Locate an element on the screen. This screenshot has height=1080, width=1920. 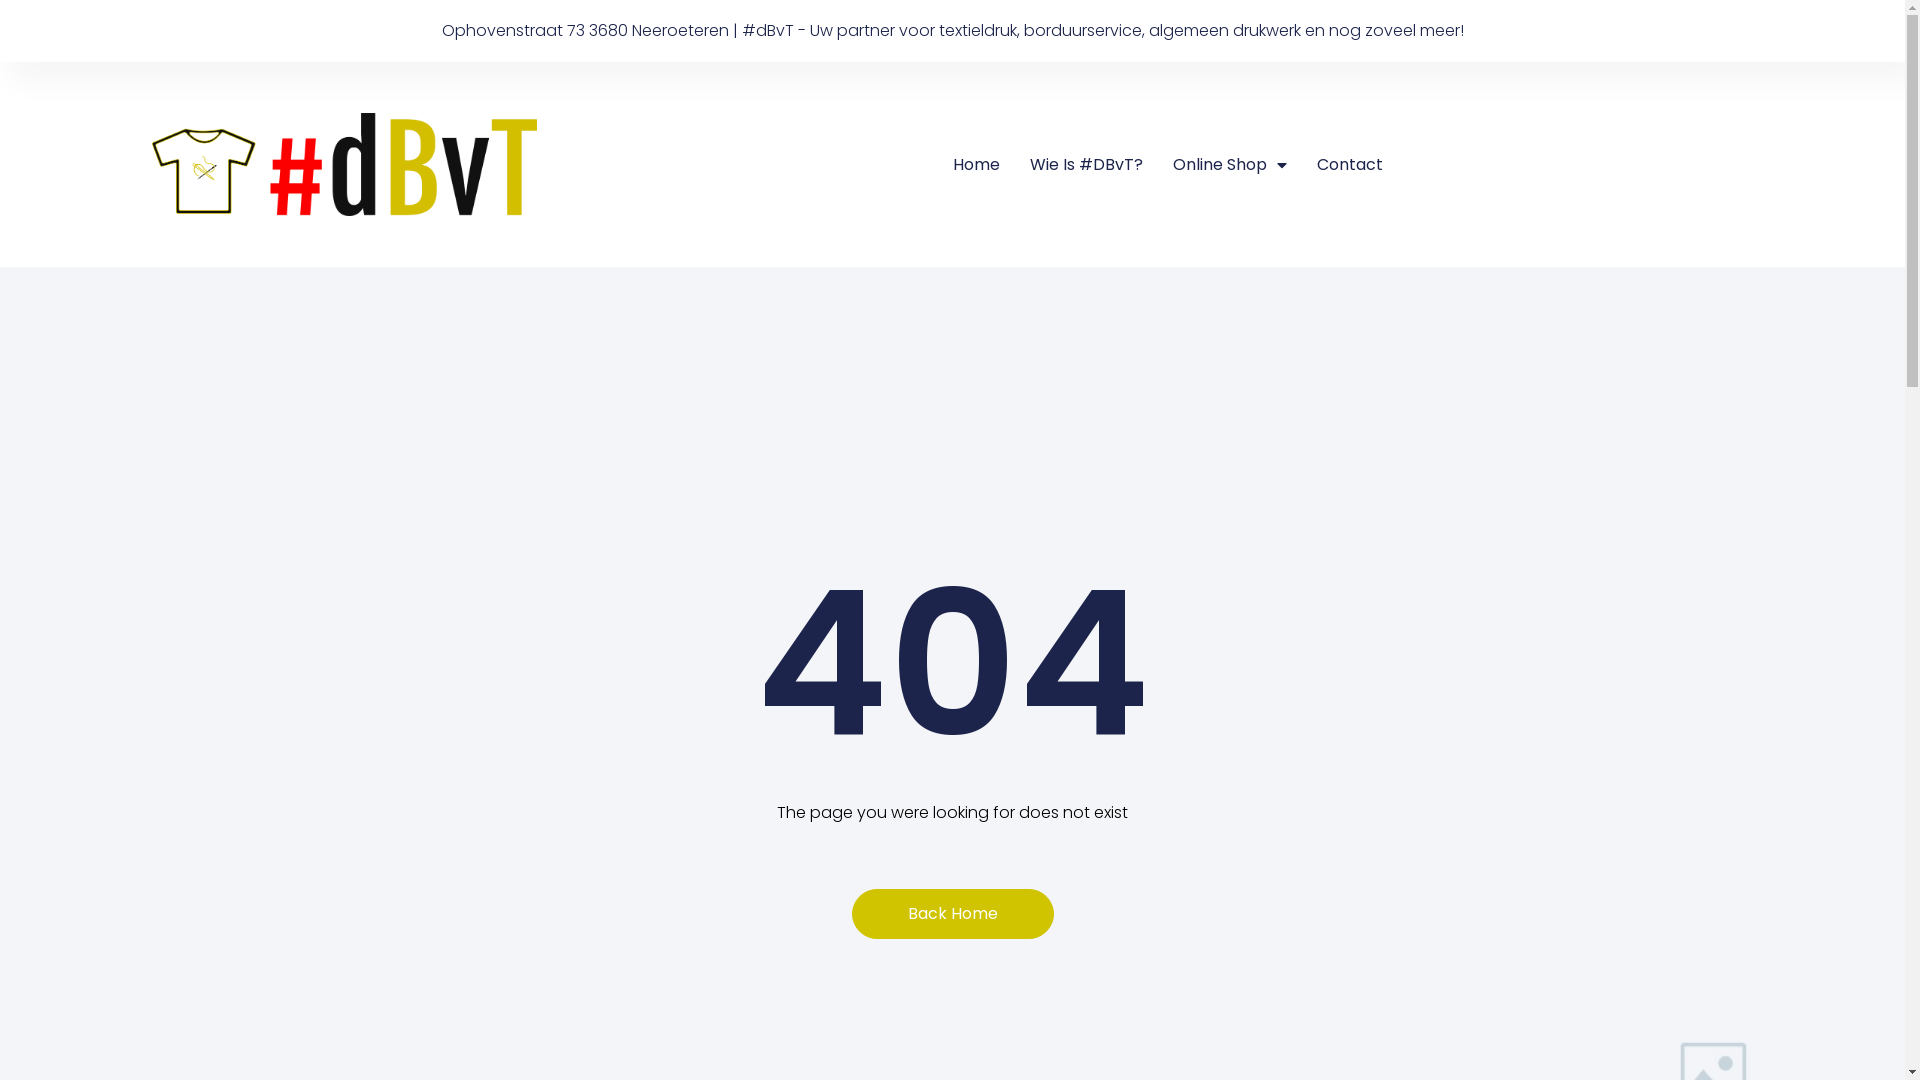
'Wie Is #DBvT?' is located at coordinates (1030, 164).